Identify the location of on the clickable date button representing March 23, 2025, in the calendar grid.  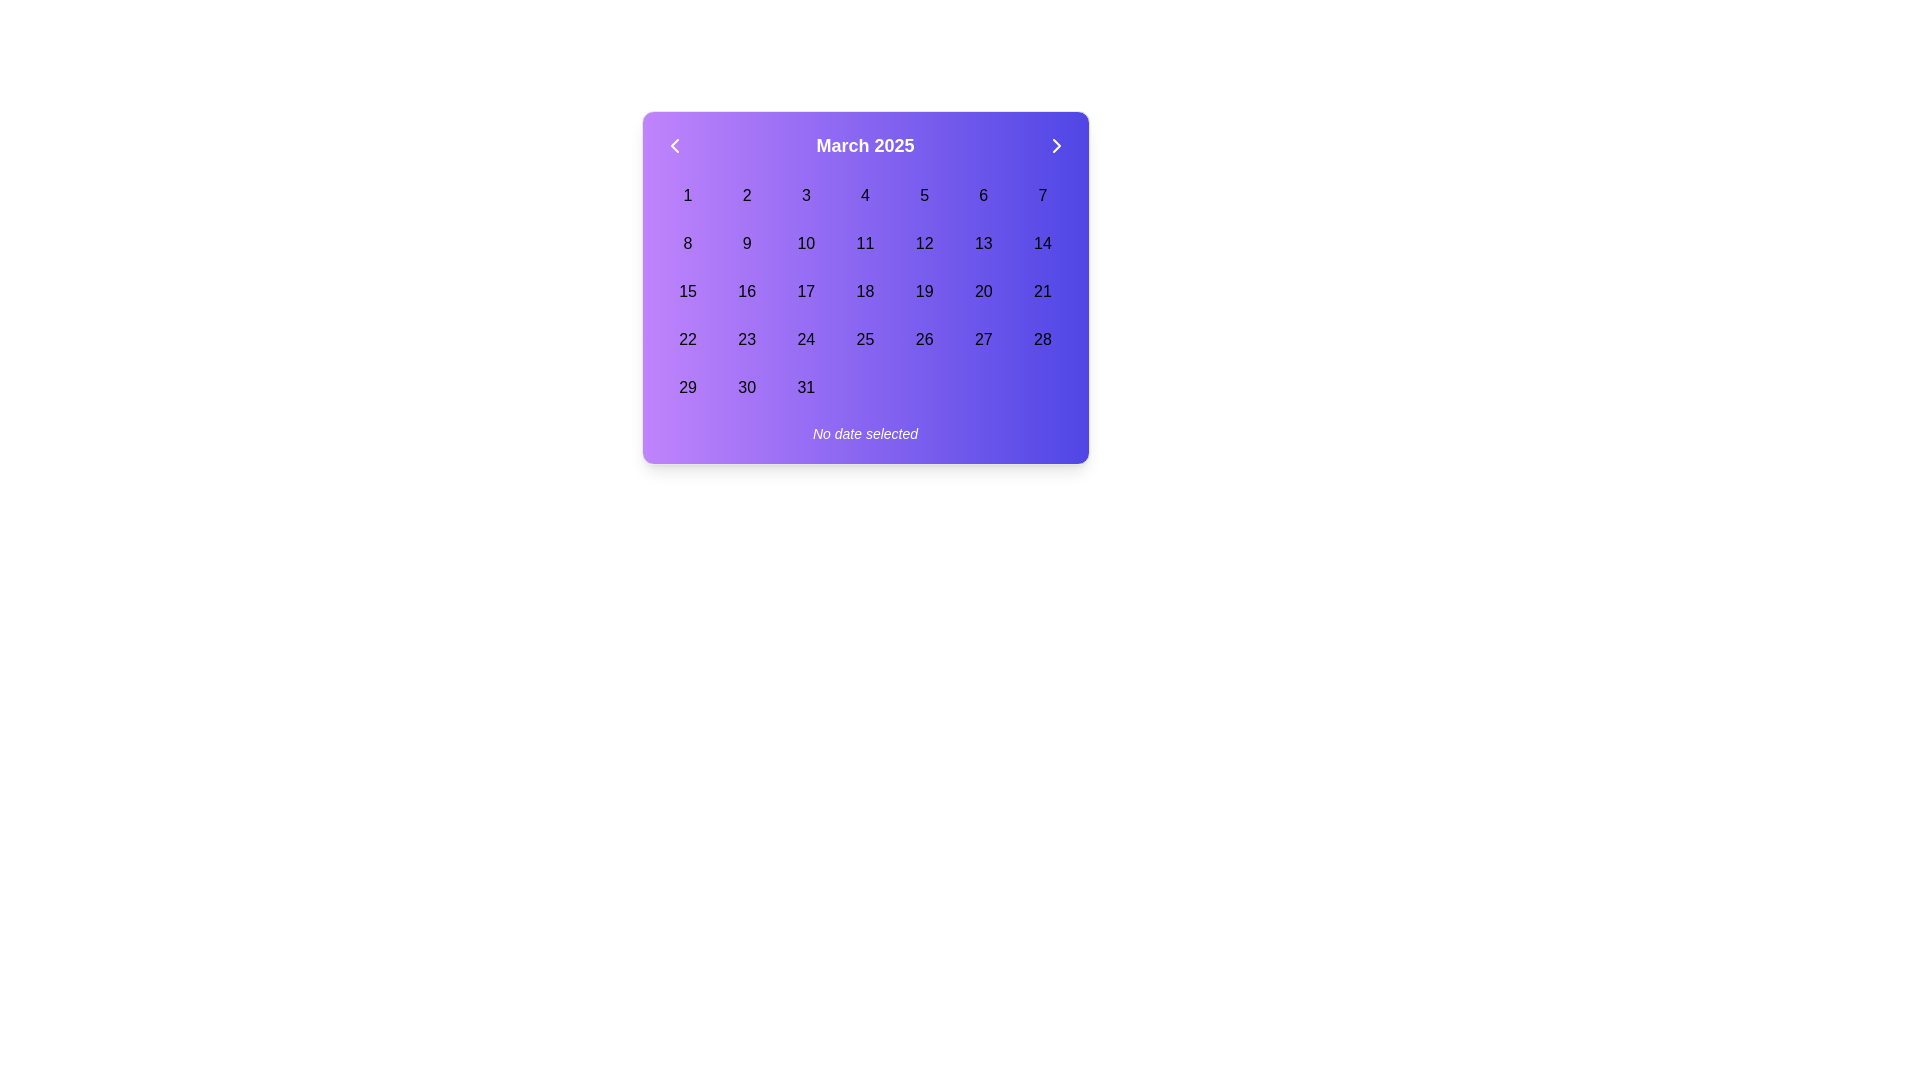
(746, 338).